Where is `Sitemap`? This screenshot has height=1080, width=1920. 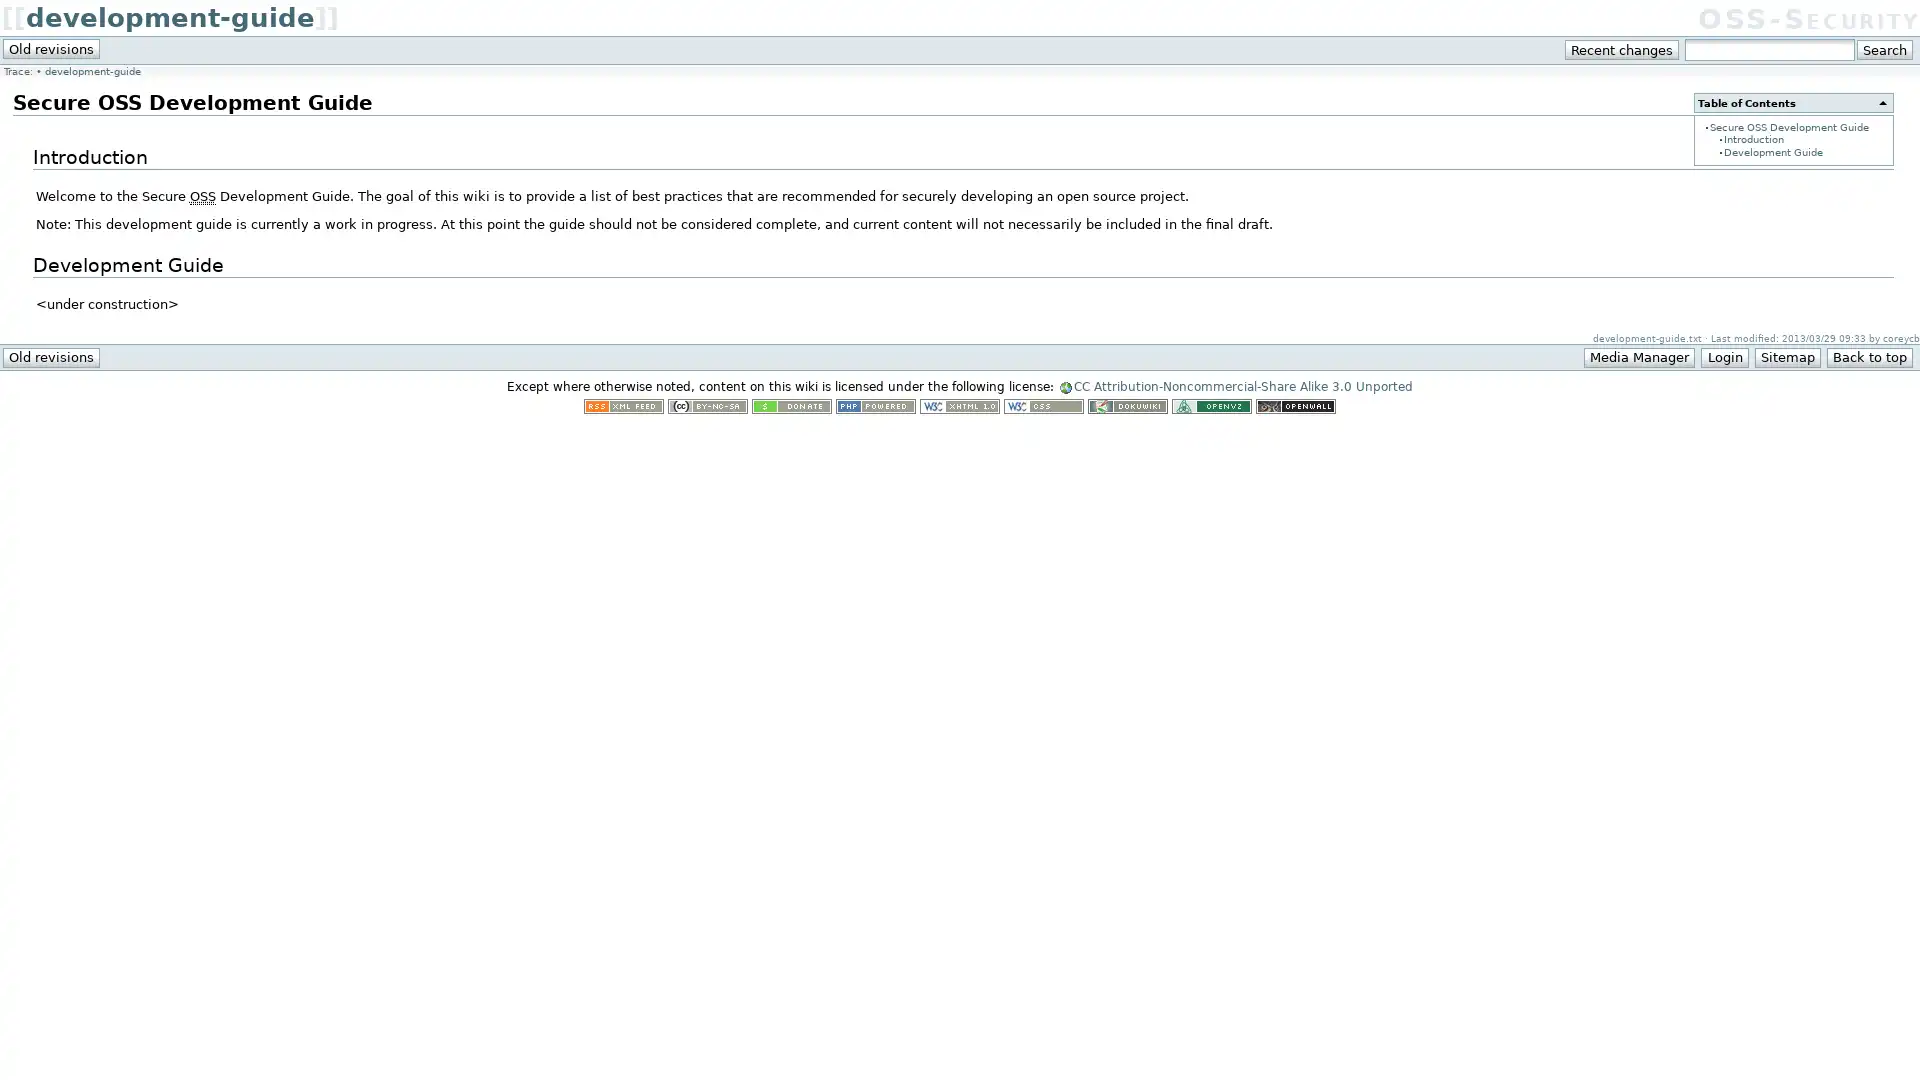
Sitemap is located at coordinates (1786, 356).